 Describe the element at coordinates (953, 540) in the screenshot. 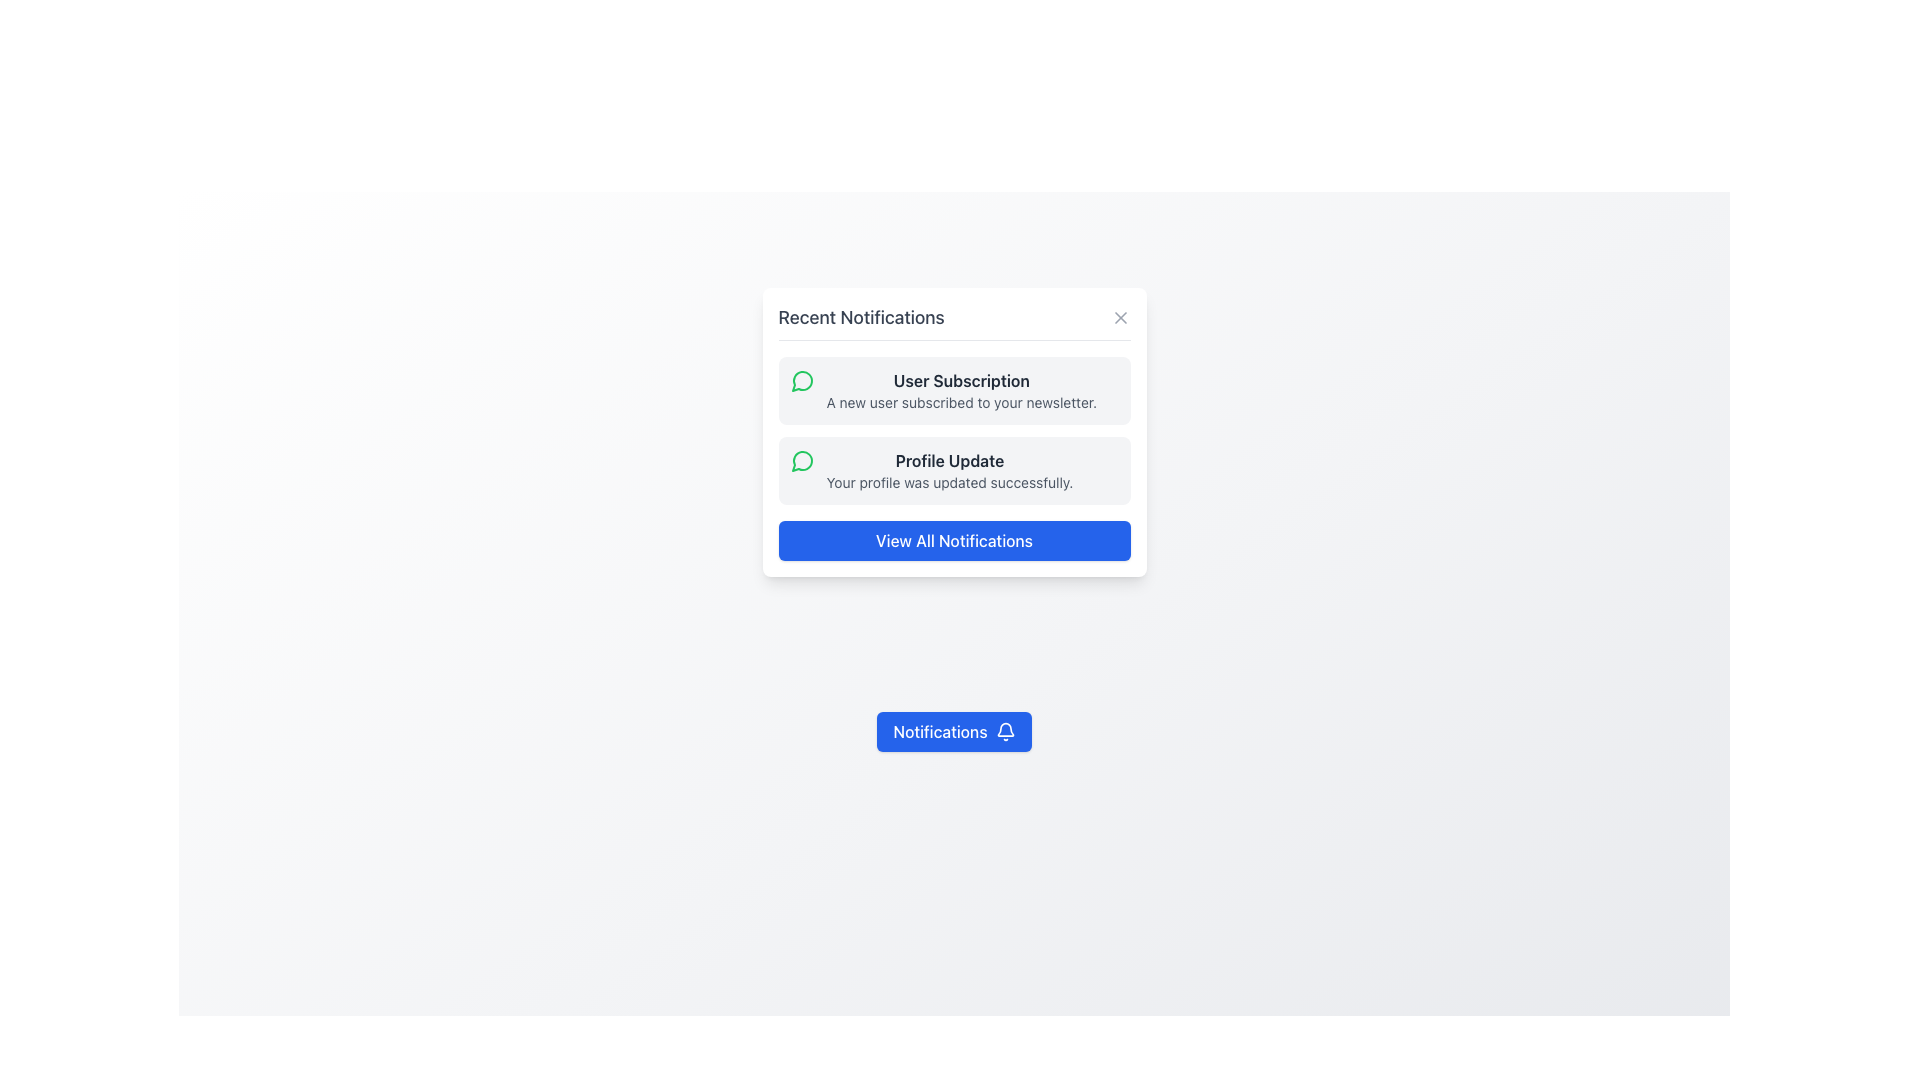

I see `the 'View All Notifications' button with a blue background and white text located at the bottom of the 'Recent Notifications' panel` at that location.